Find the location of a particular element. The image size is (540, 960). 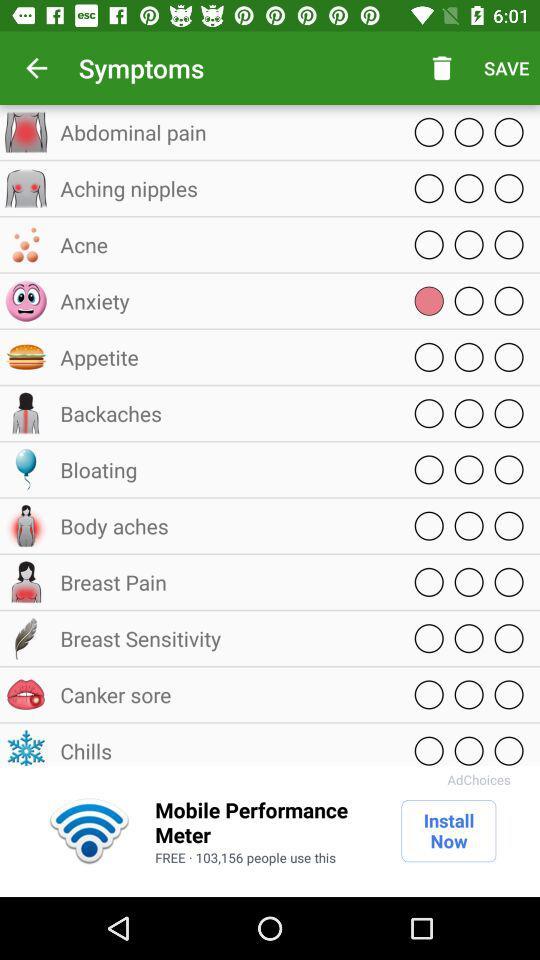

icon next to the abdominal pain item is located at coordinates (442, 68).